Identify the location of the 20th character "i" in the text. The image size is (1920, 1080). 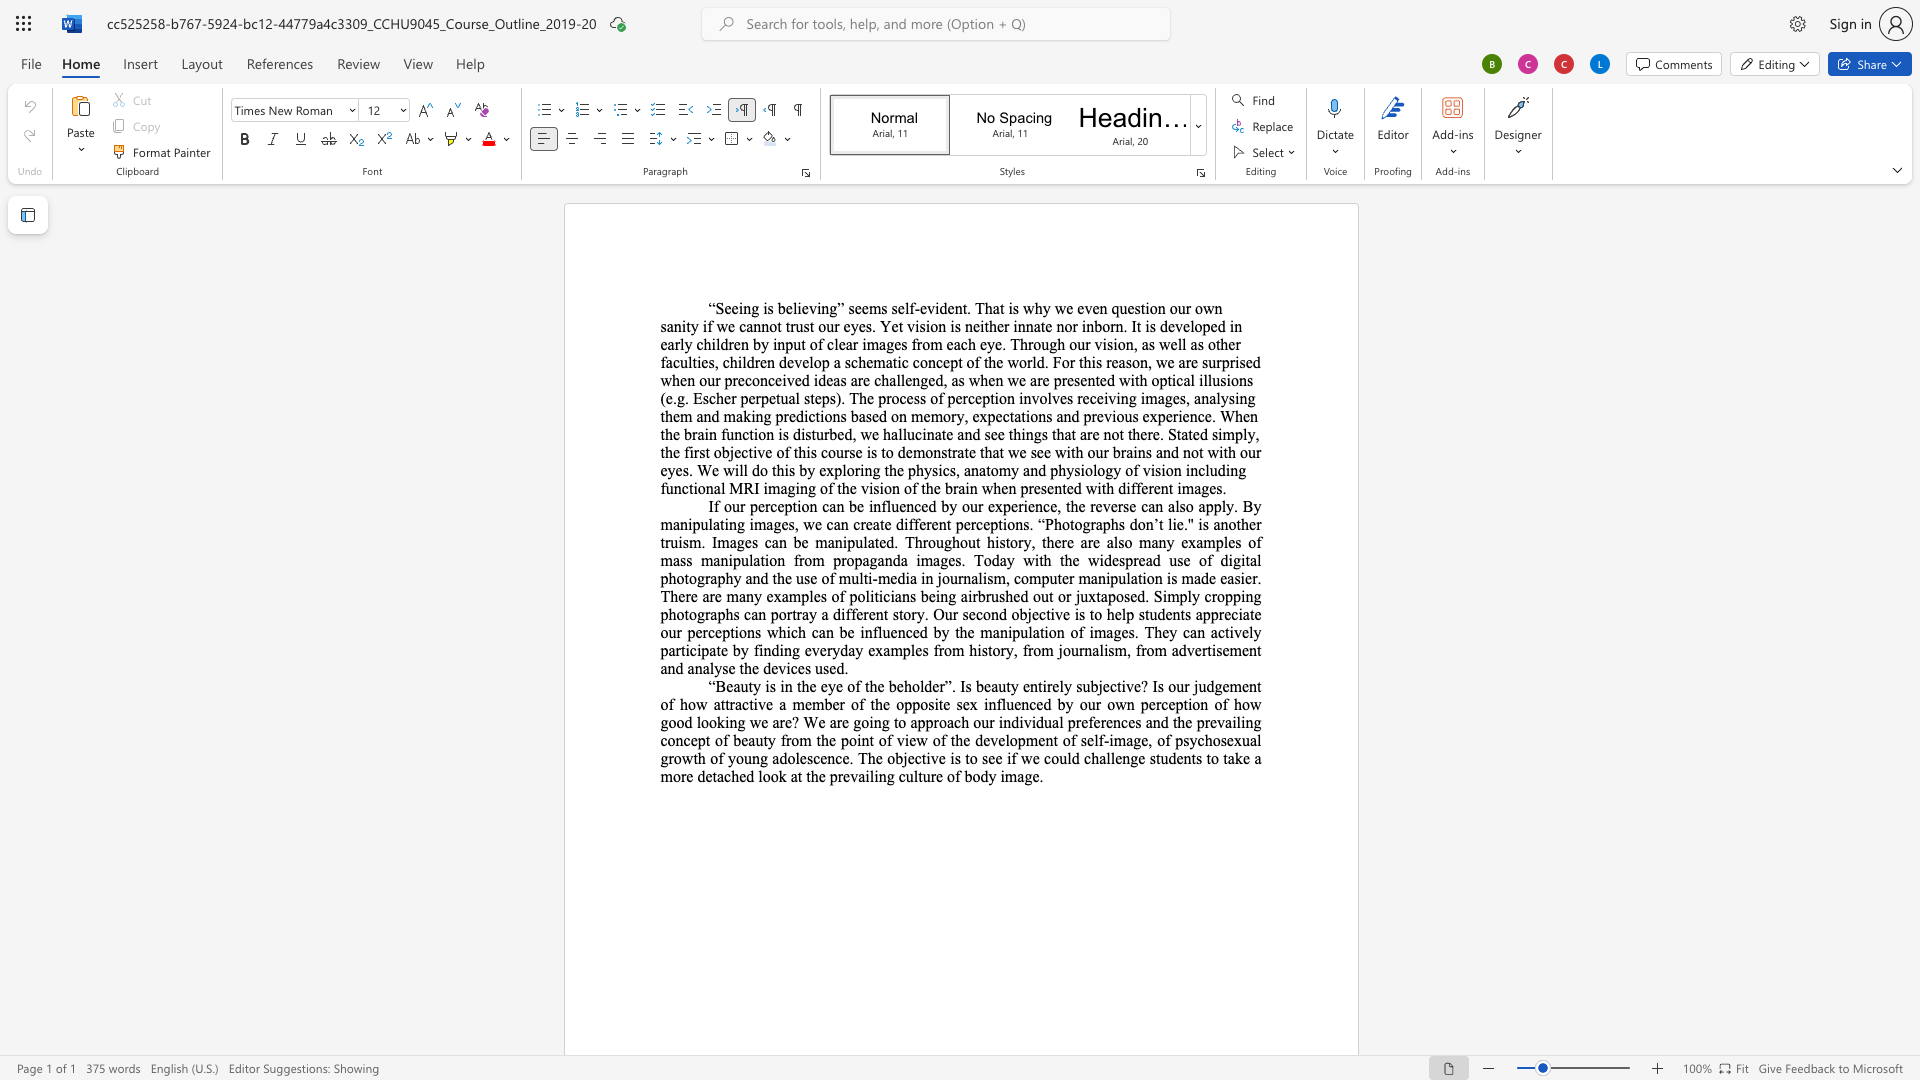
(1242, 560).